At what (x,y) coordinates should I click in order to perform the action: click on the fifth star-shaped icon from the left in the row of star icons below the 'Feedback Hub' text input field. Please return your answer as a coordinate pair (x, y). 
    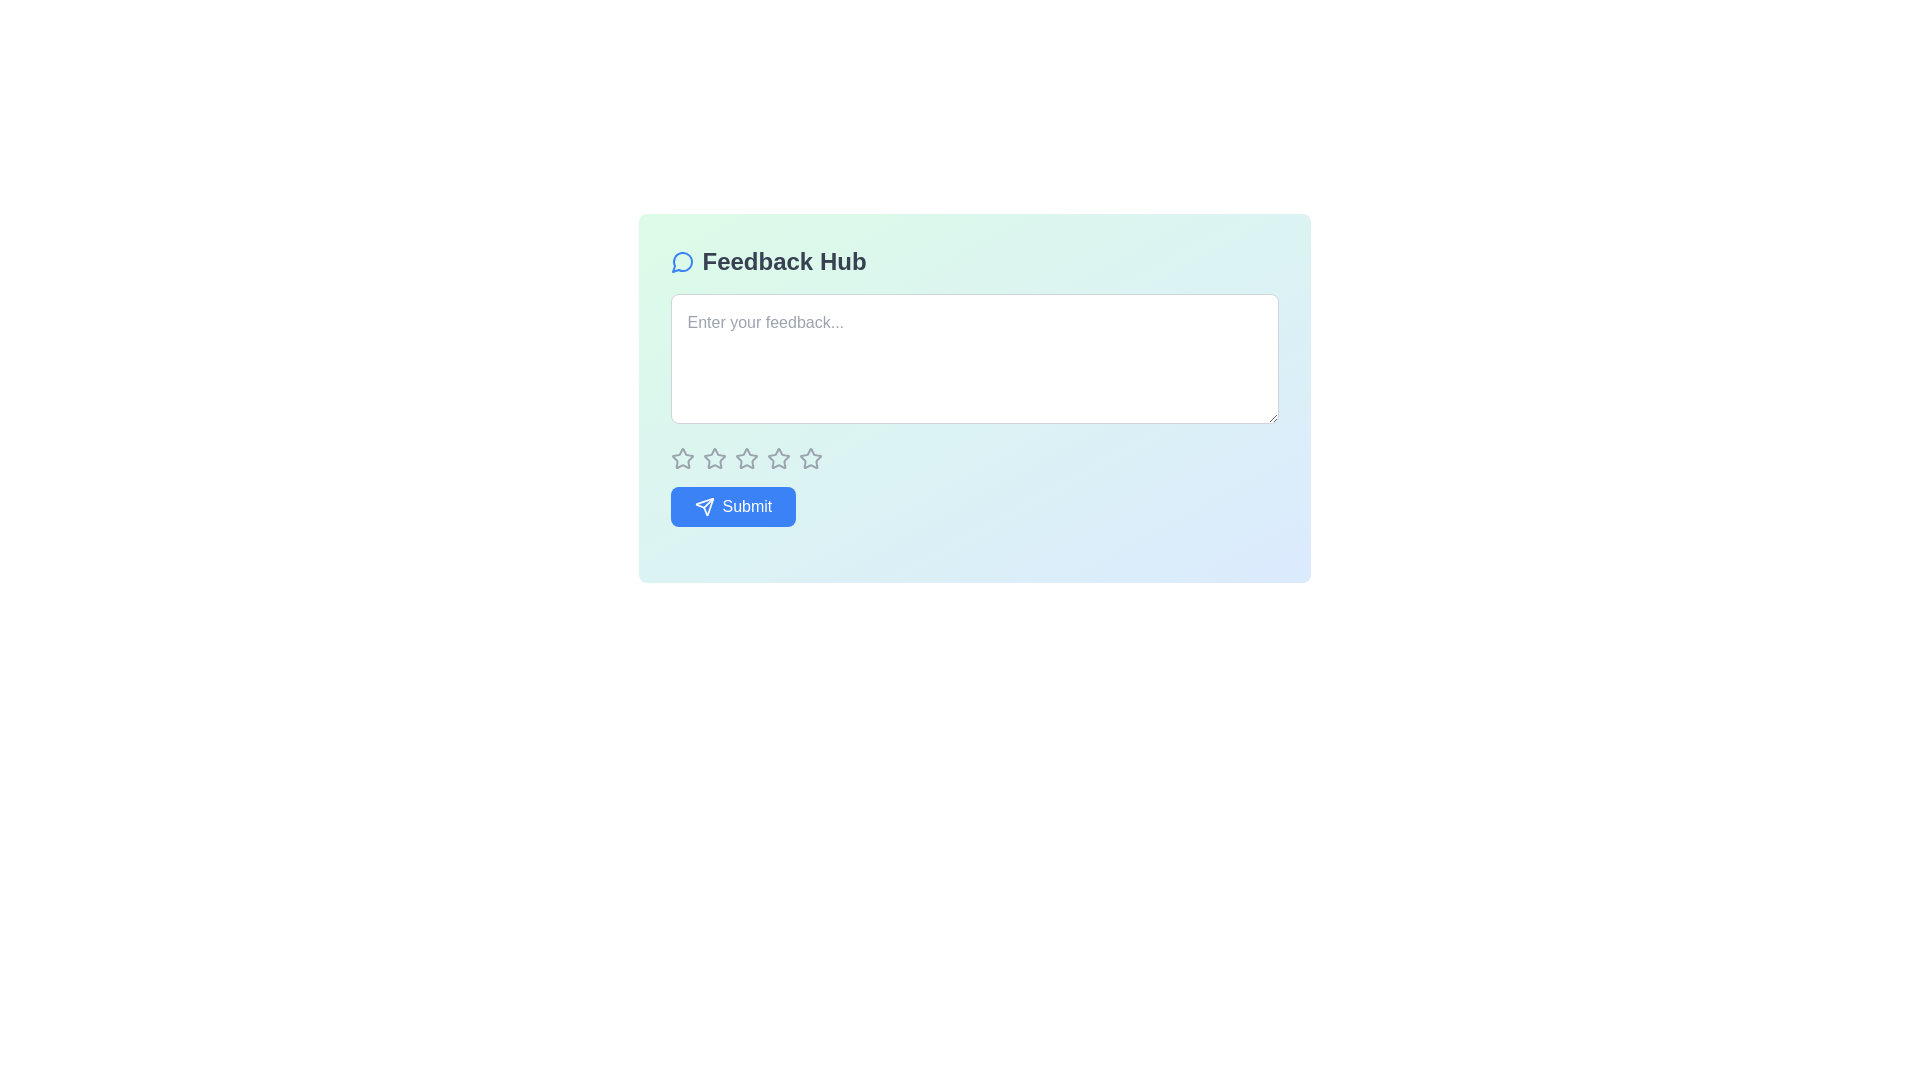
    Looking at the image, I should click on (810, 459).